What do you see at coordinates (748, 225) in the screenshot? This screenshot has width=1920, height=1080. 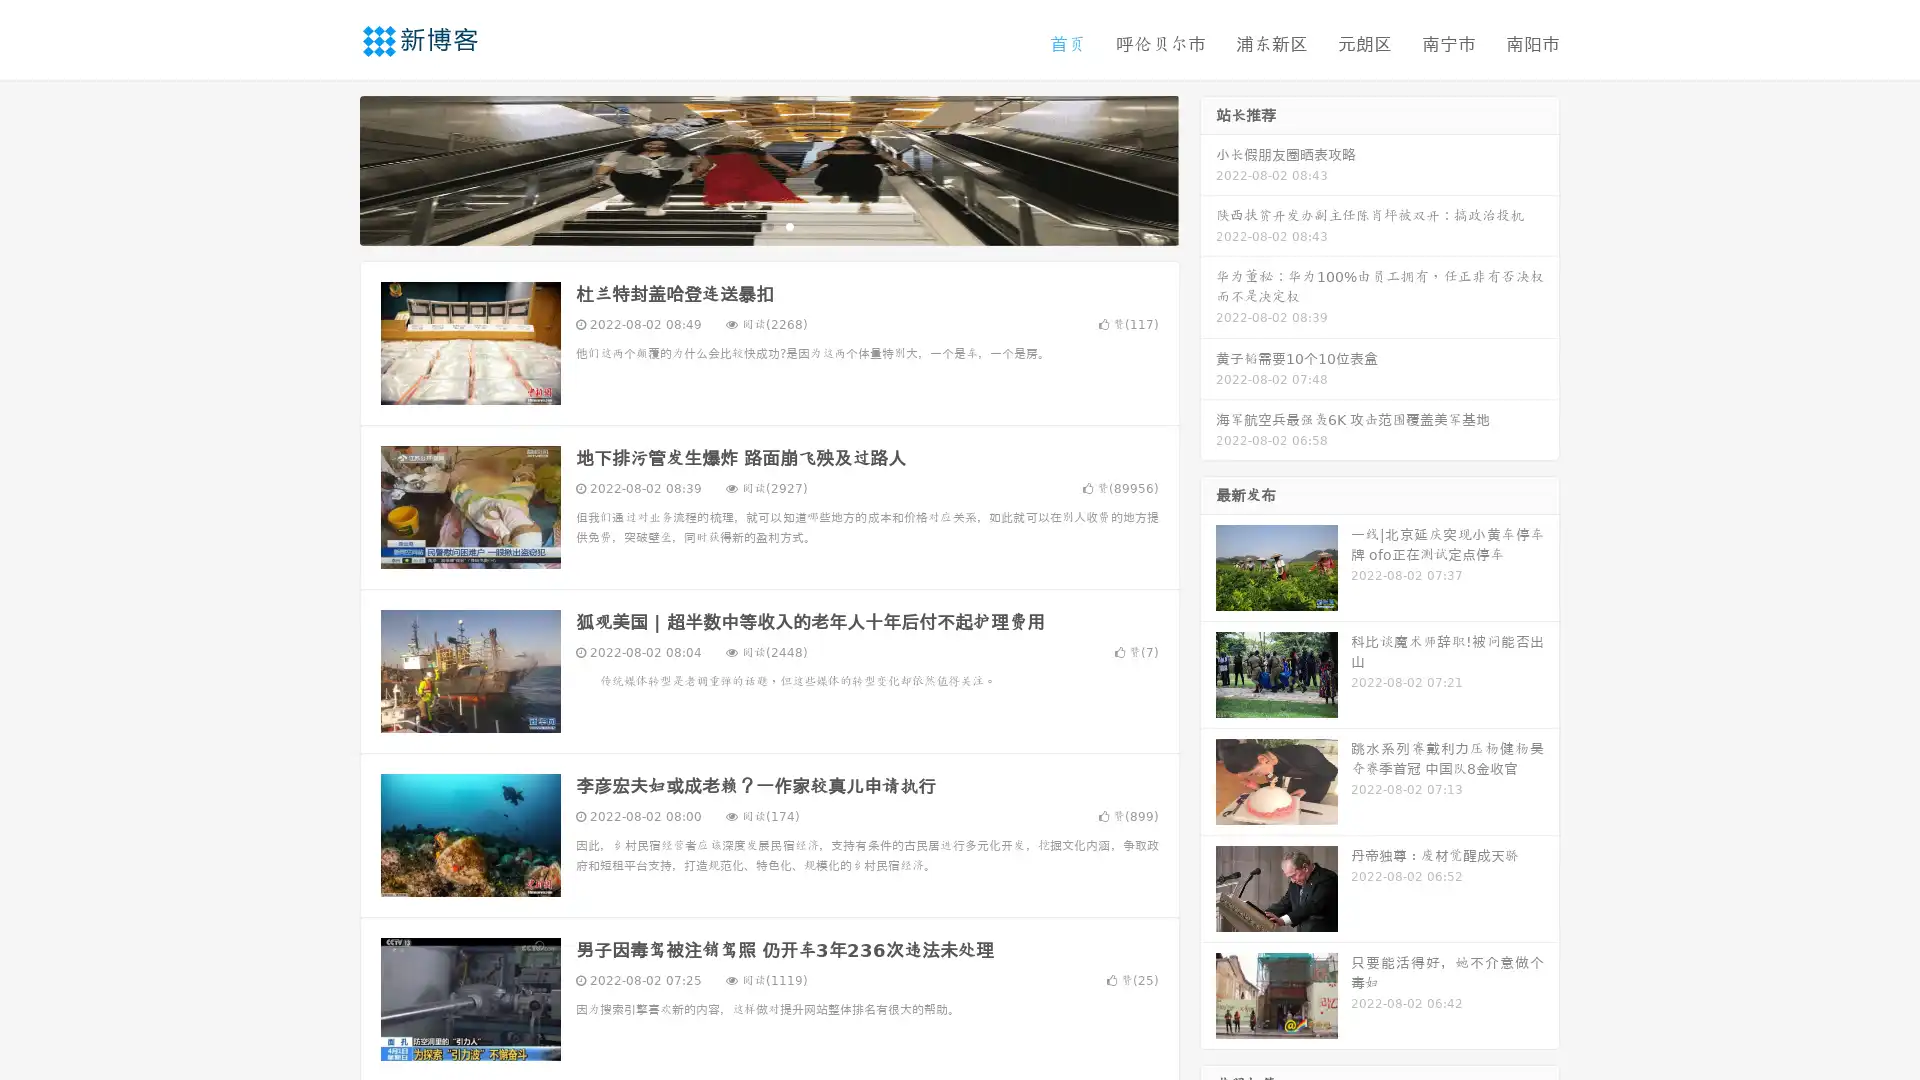 I see `Go to slide 1` at bounding box center [748, 225].